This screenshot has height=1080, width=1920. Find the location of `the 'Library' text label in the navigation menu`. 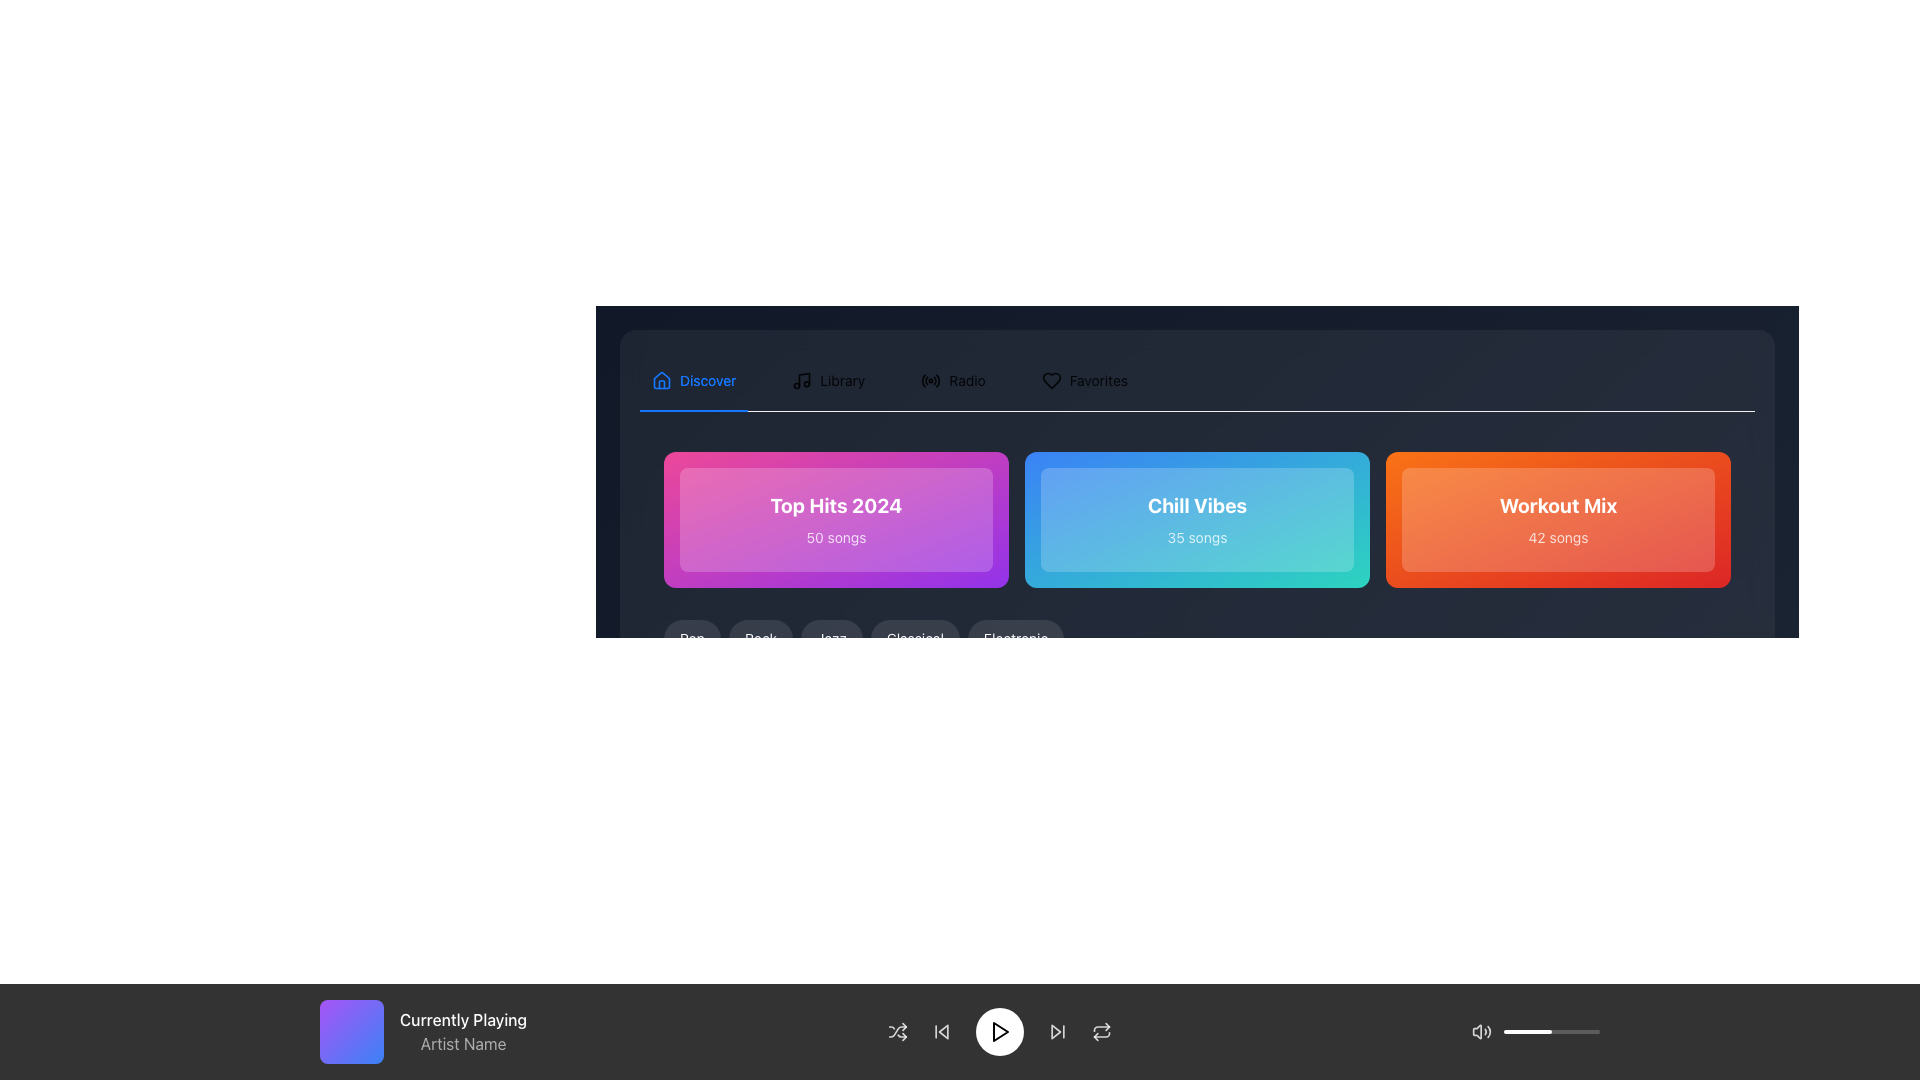

the 'Library' text label in the navigation menu is located at coordinates (842, 381).